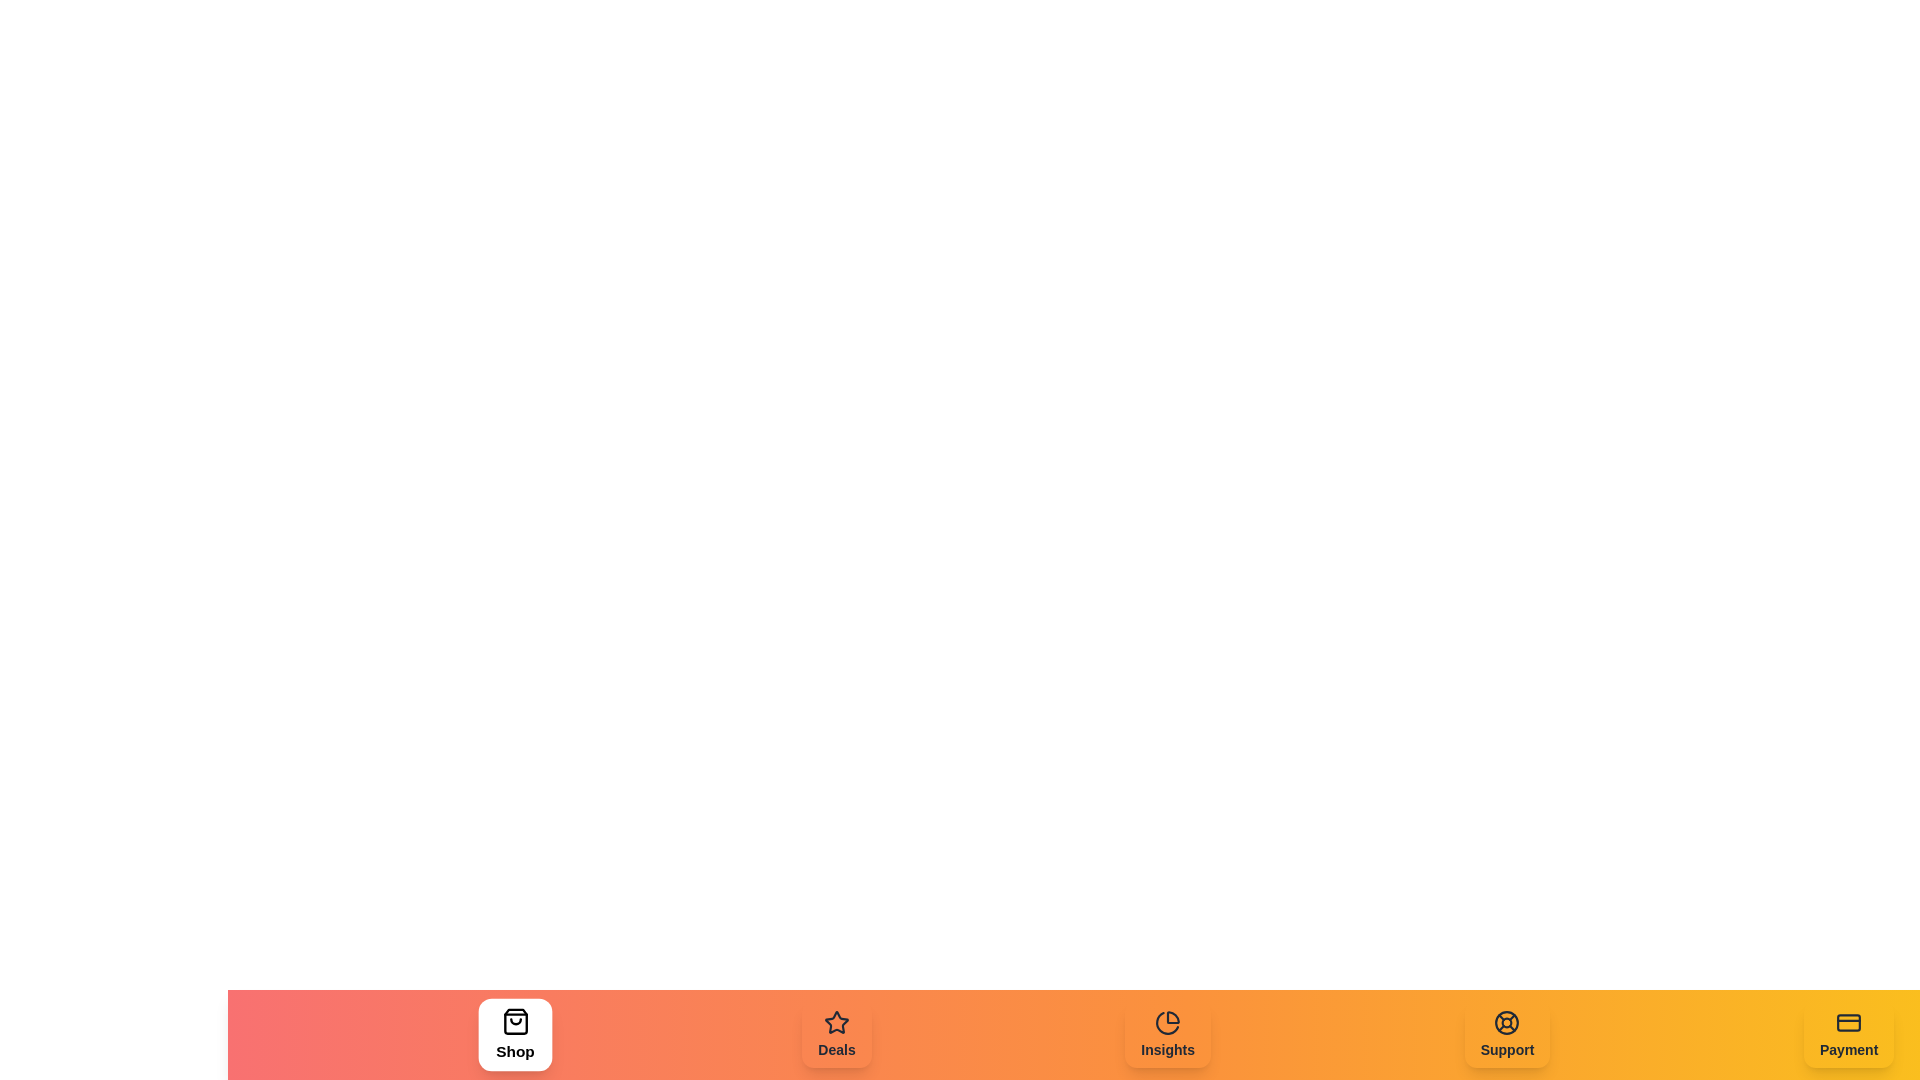 The image size is (1920, 1080). What do you see at coordinates (515, 1034) in the screenshot?
I see `the tab labeled 'Shop' to observe its hover effect` at bounding box center [515, 1034].